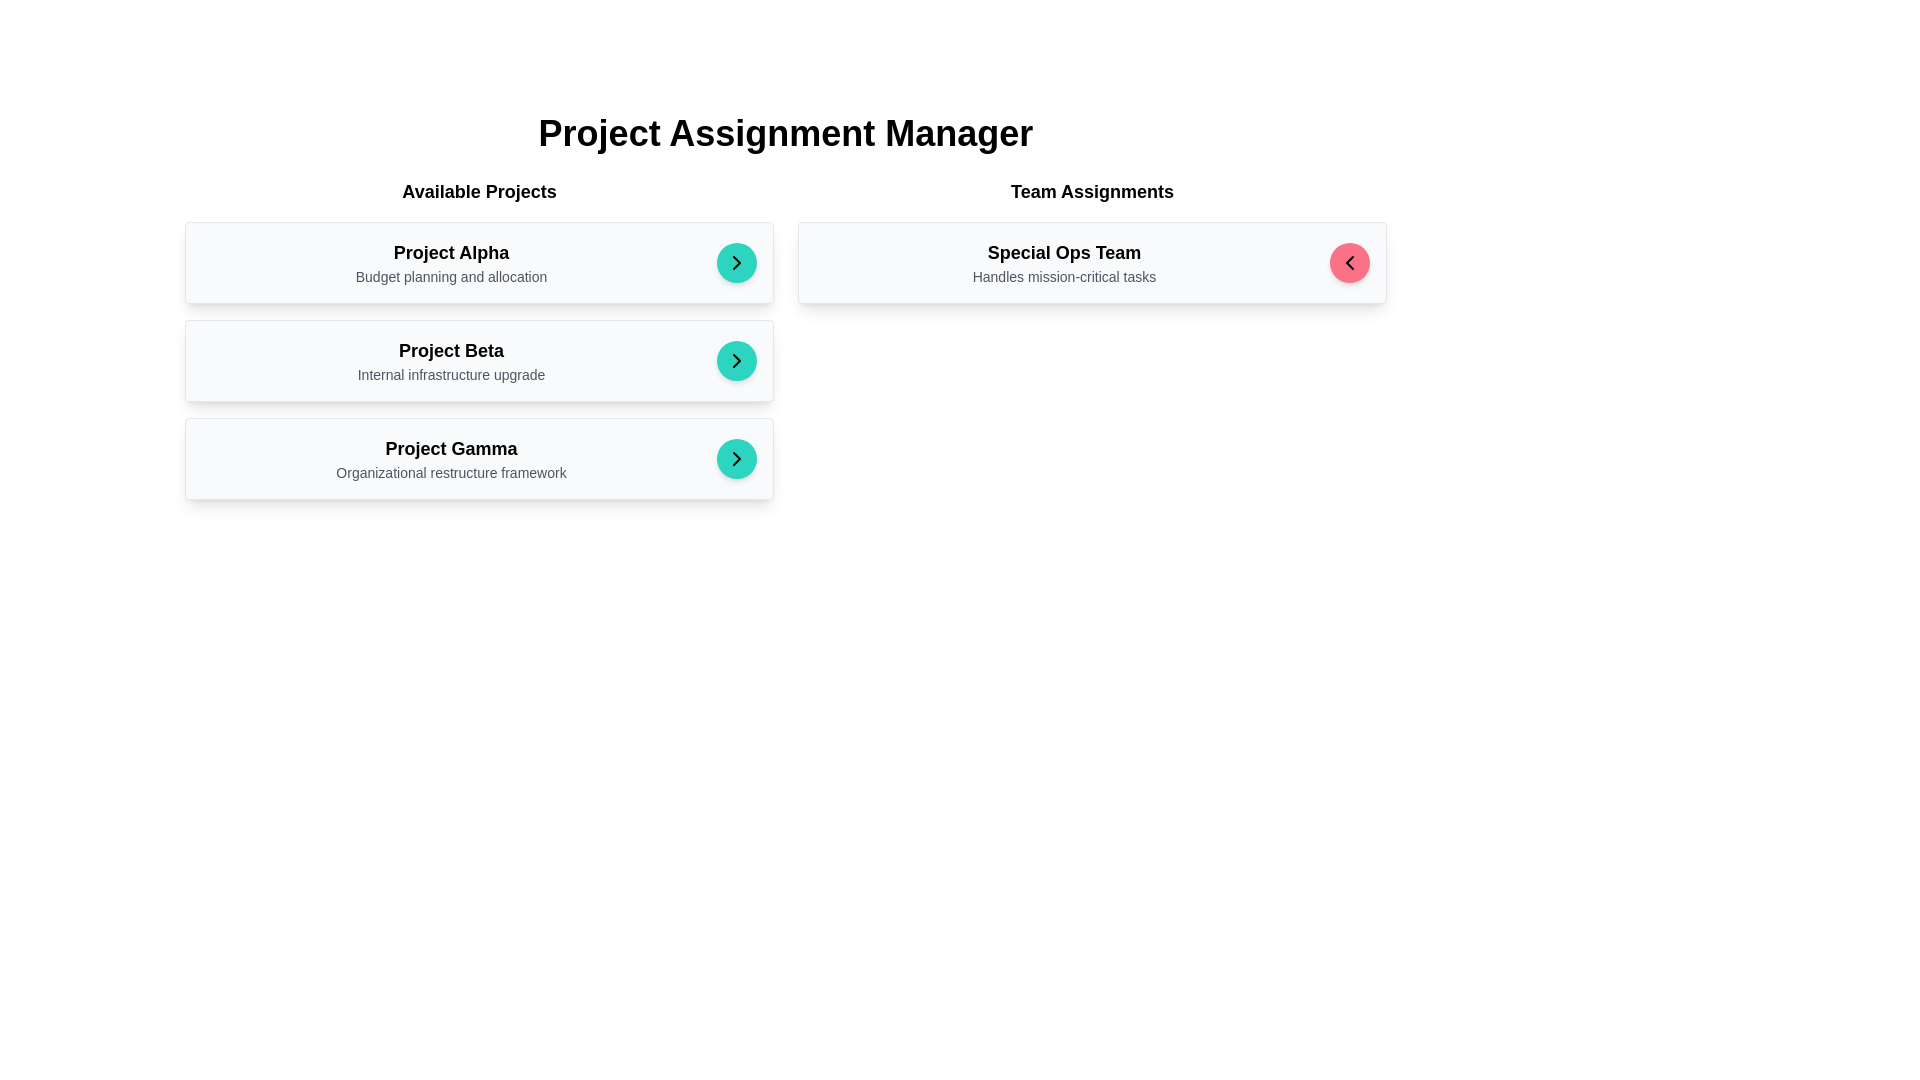 Image resolution: width=1920 pixels, height=1080 pixels. I want to click on the text element displaying 'Internal infrastructure upgrade', which is located under the title 'Project Beta' in the 'Available Projects' section, so click(450, 374).